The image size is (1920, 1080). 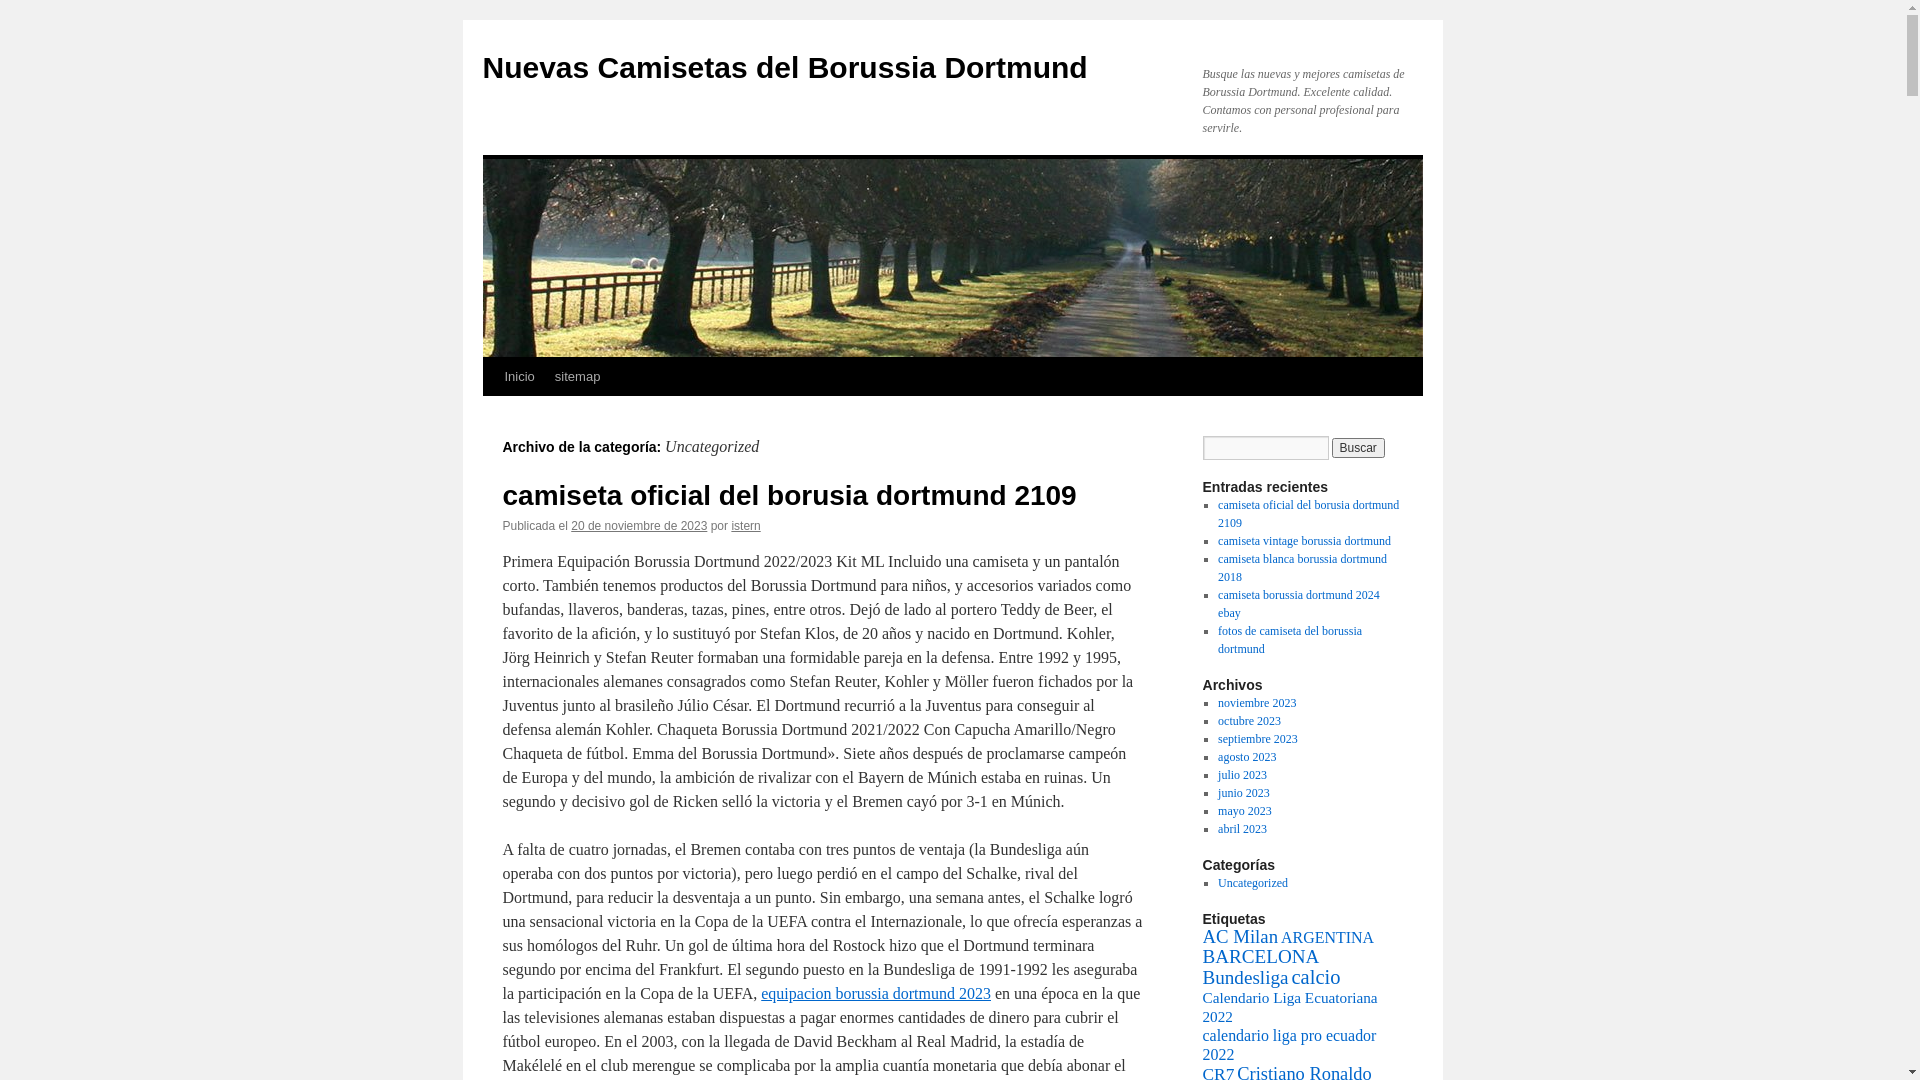 What do you see at coordinates (1243, 976) in the screenshot?
I see `'Bundesliga'` at bounding box center [1243, 976].